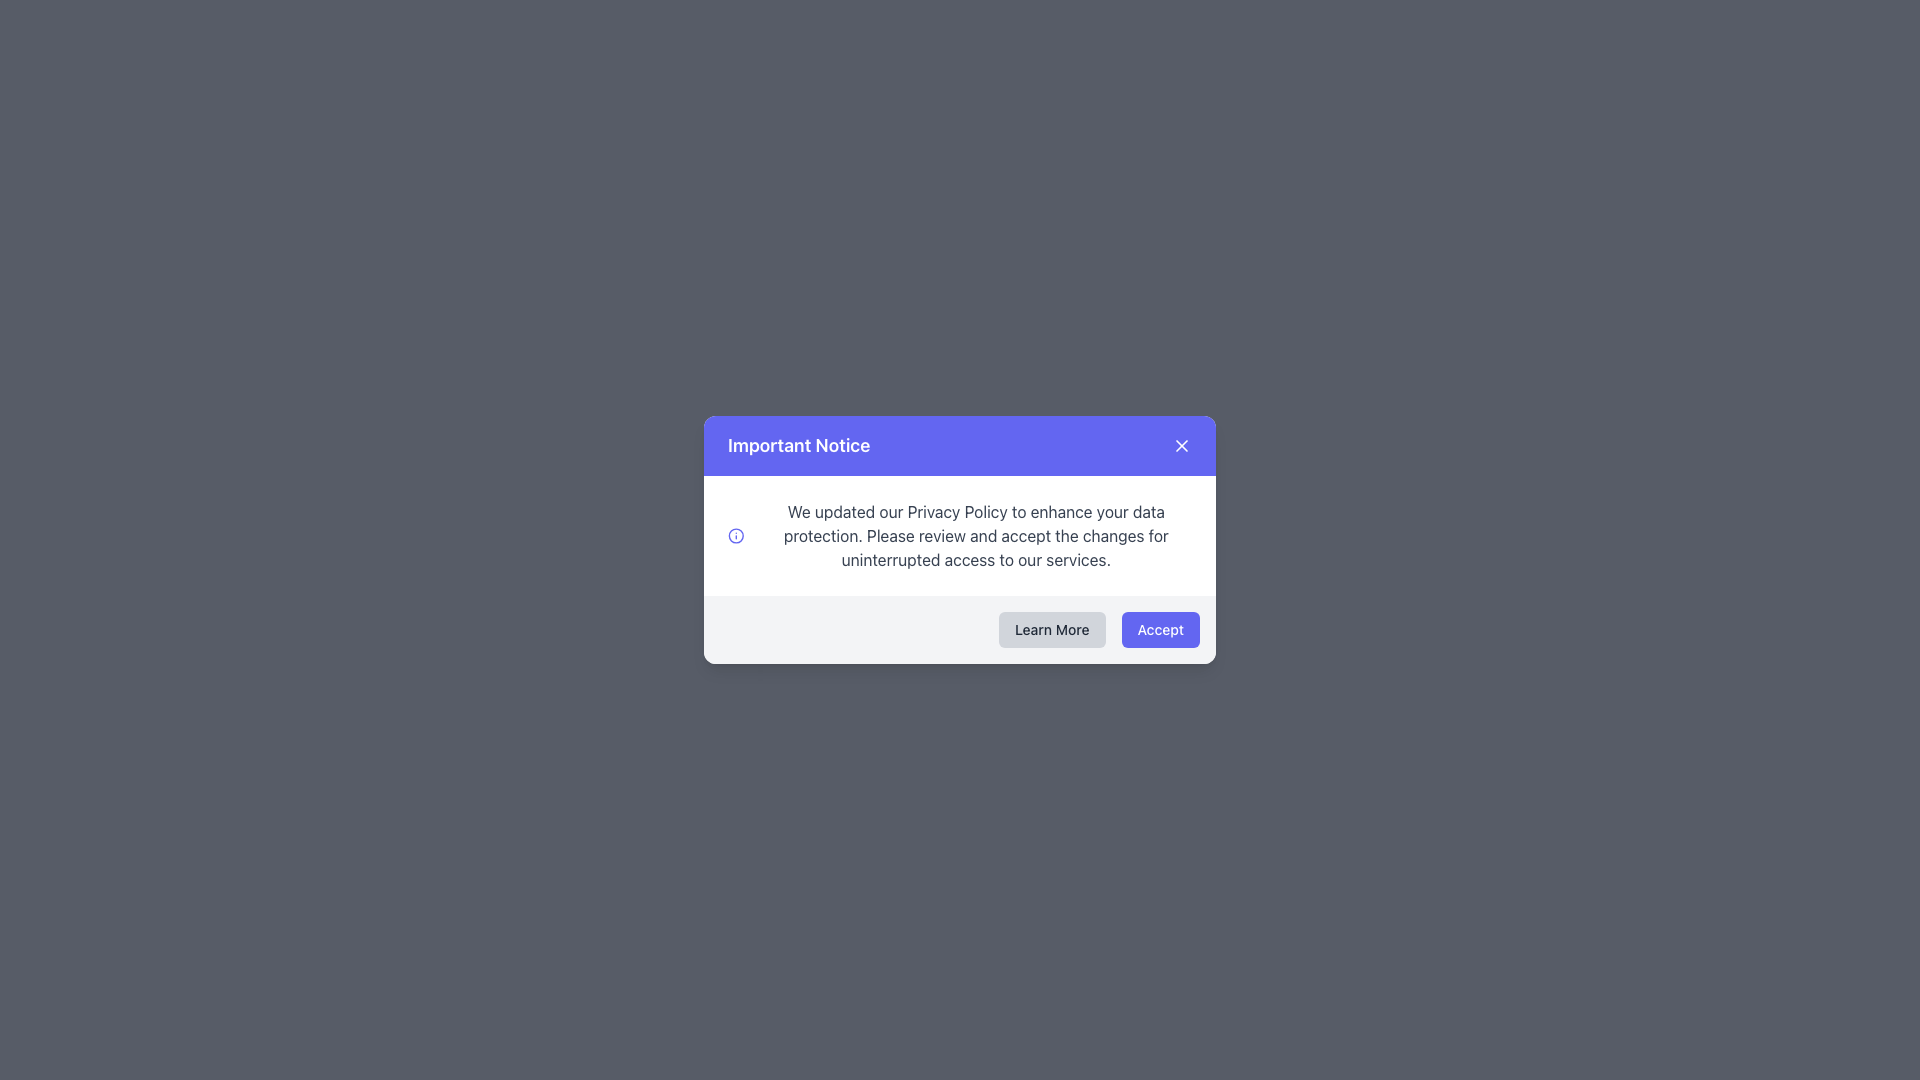 This screenshot has height=1080, width=1920. Describe the element at coordinates (1181, 445) in the screenshot. I see `the icon-based close button located in the top-right corner of the notification box, adjacent to the title 'Important Notice'` at that location.